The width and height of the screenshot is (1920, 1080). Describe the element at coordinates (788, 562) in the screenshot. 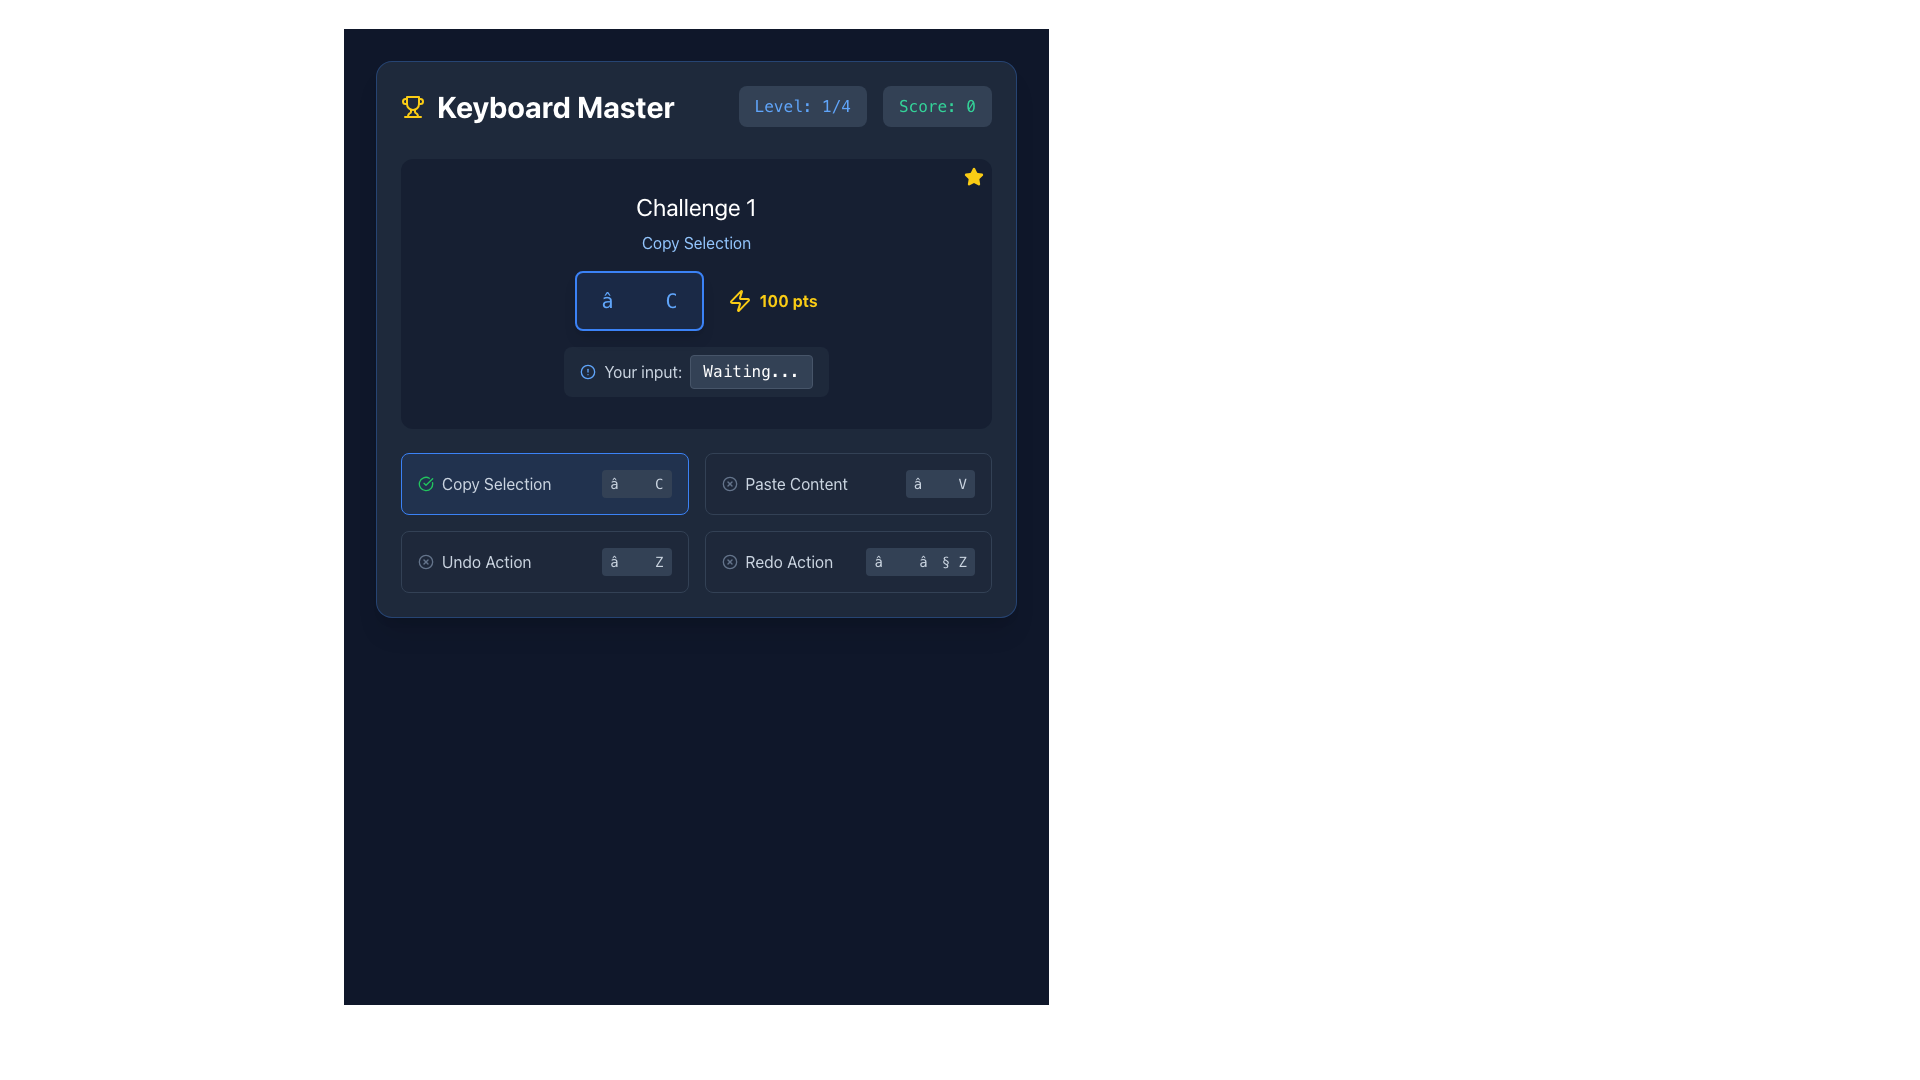

I see `the 'Redo Action' text label located in the bottom row of action buttons, positioned in the fourth column, to the right of the 'Undo Action' button` at that location.